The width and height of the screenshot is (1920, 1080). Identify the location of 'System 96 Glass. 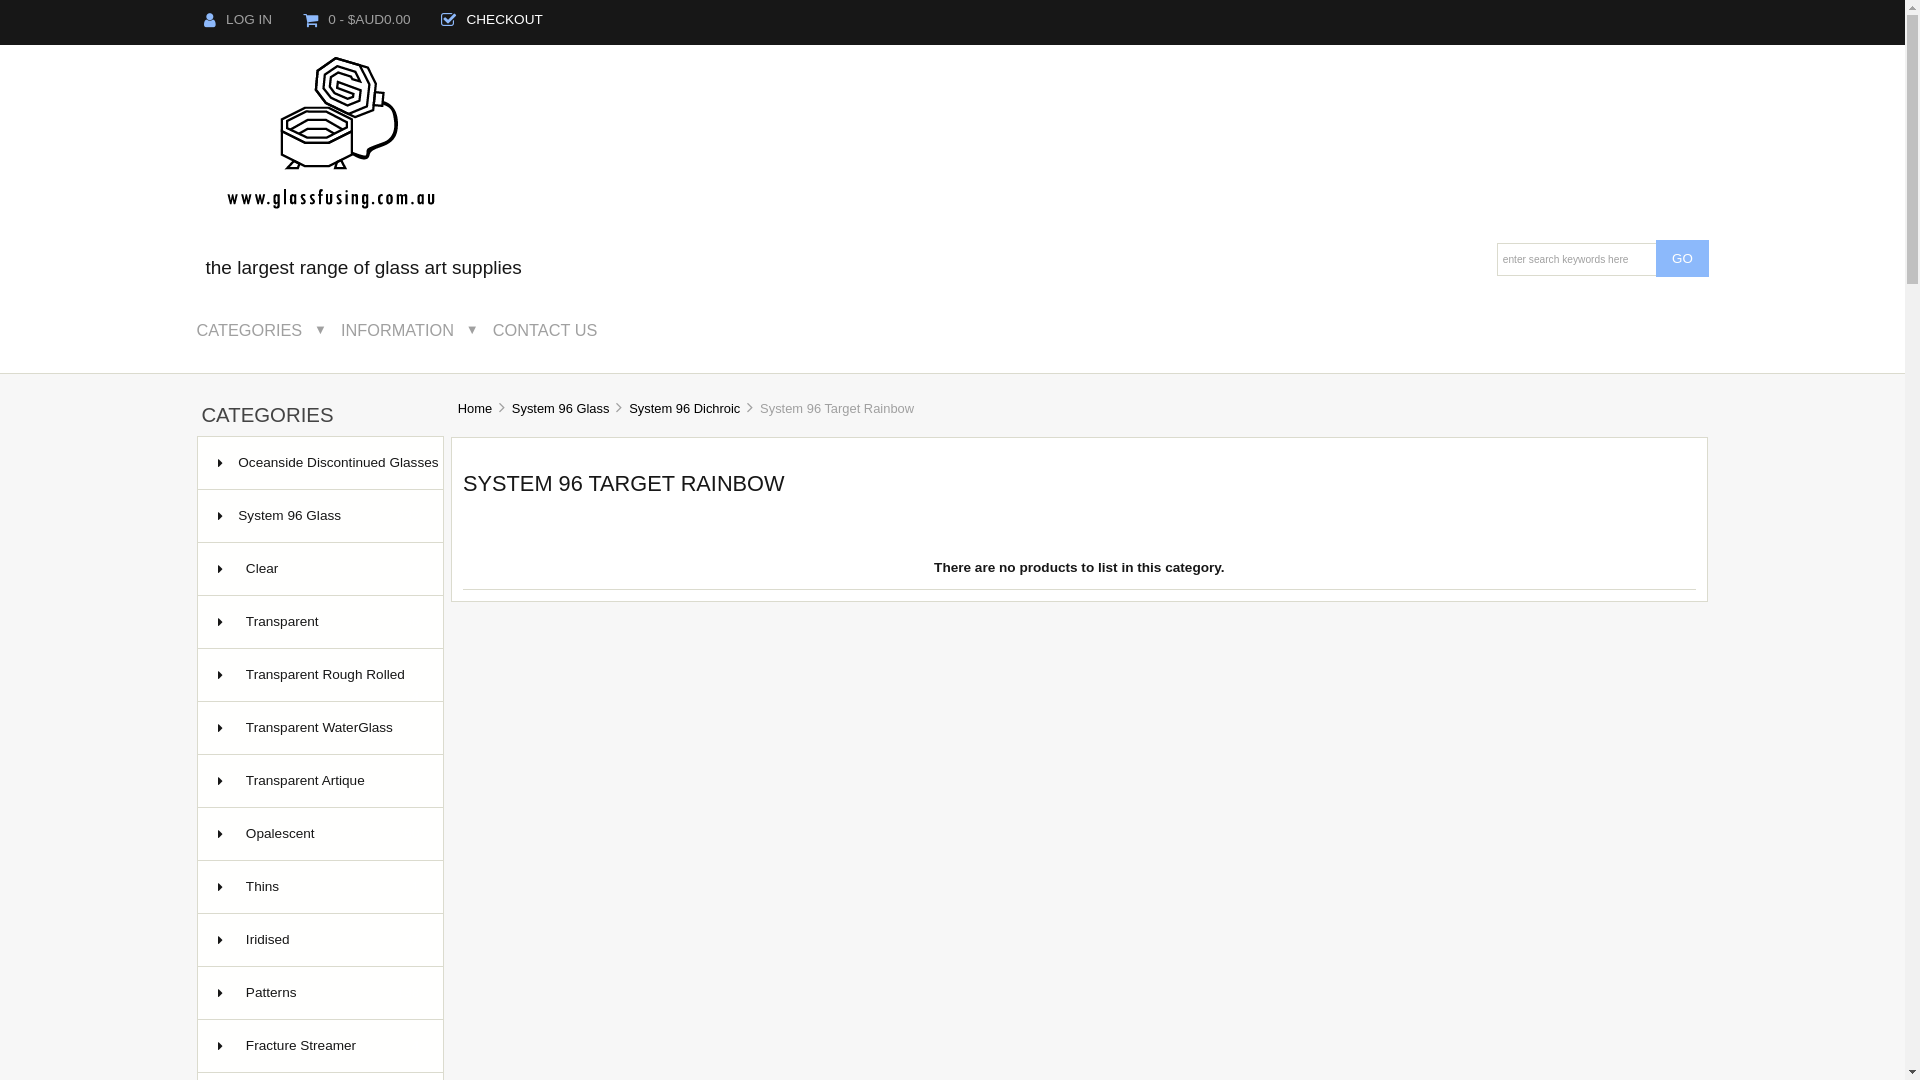
(320, 515).